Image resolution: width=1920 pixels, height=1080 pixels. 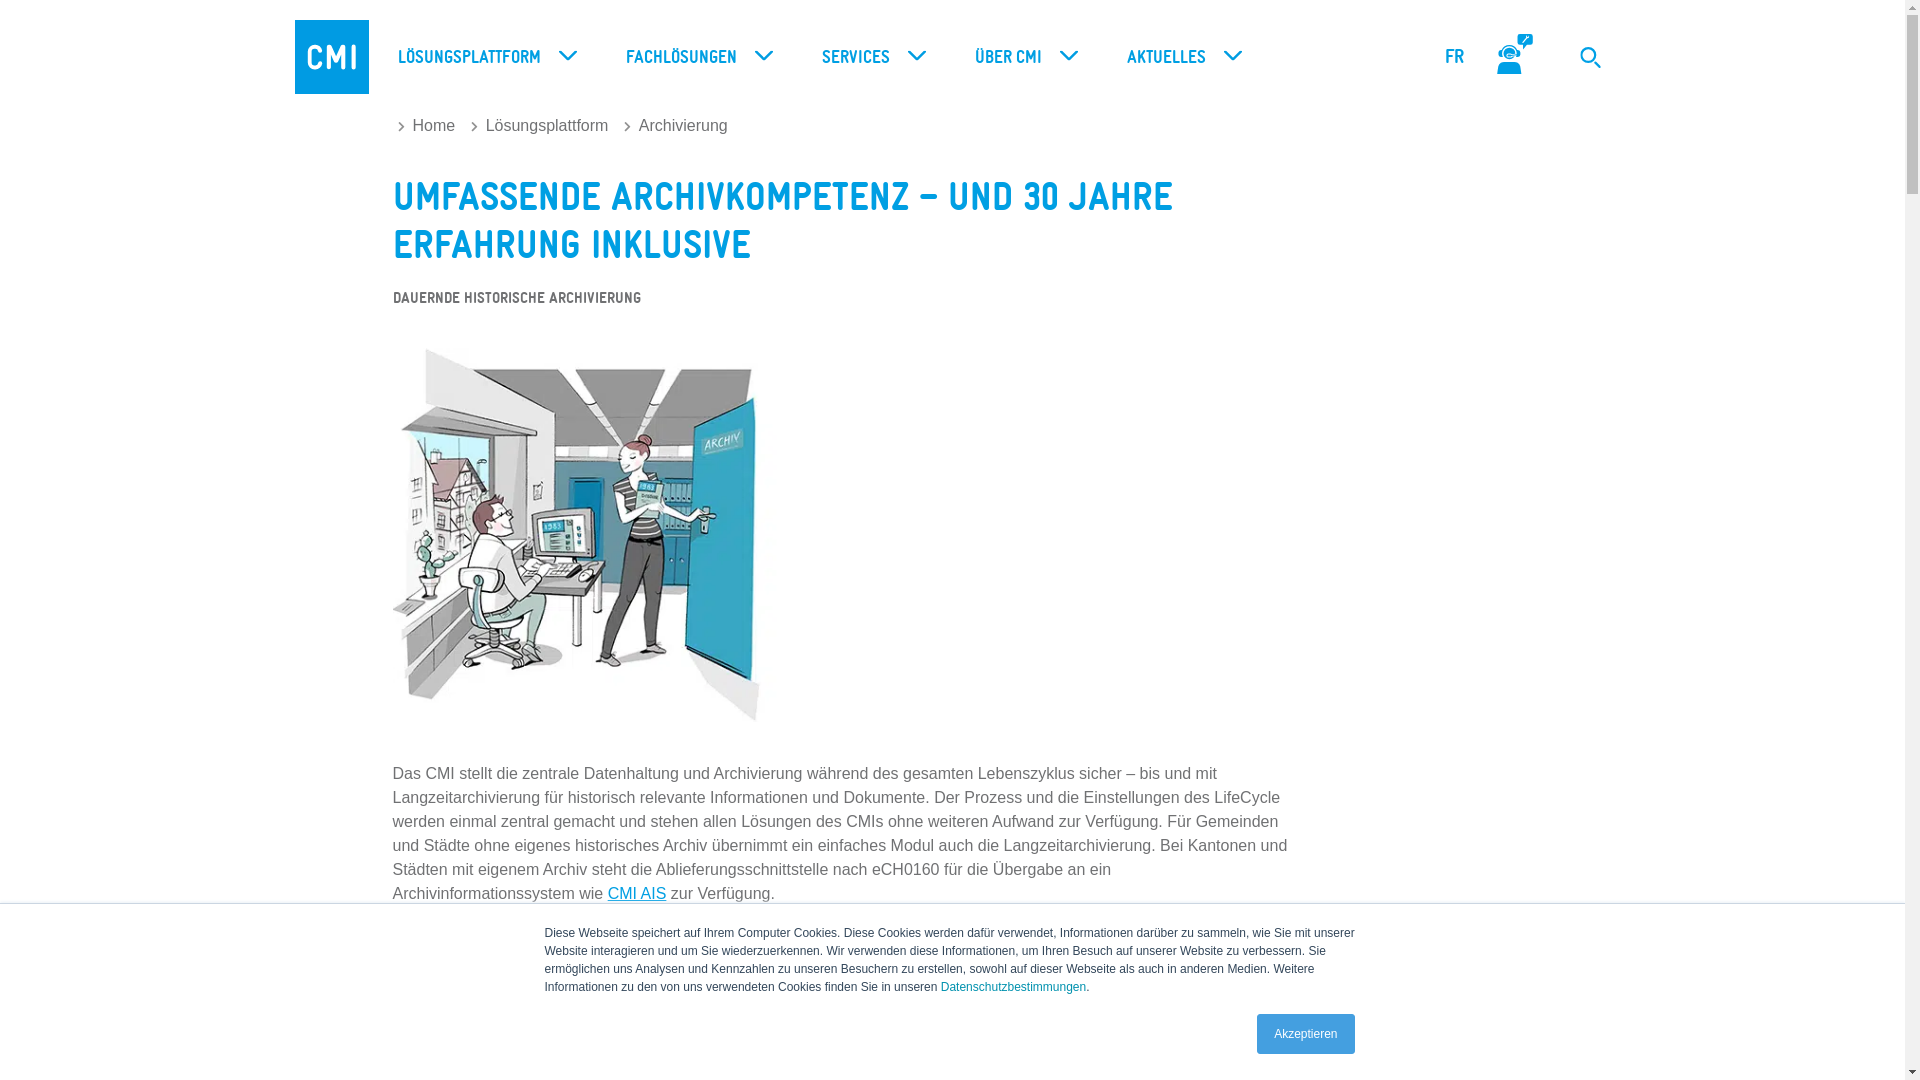 I want to click on 'Home', so click(x=398, y=125).